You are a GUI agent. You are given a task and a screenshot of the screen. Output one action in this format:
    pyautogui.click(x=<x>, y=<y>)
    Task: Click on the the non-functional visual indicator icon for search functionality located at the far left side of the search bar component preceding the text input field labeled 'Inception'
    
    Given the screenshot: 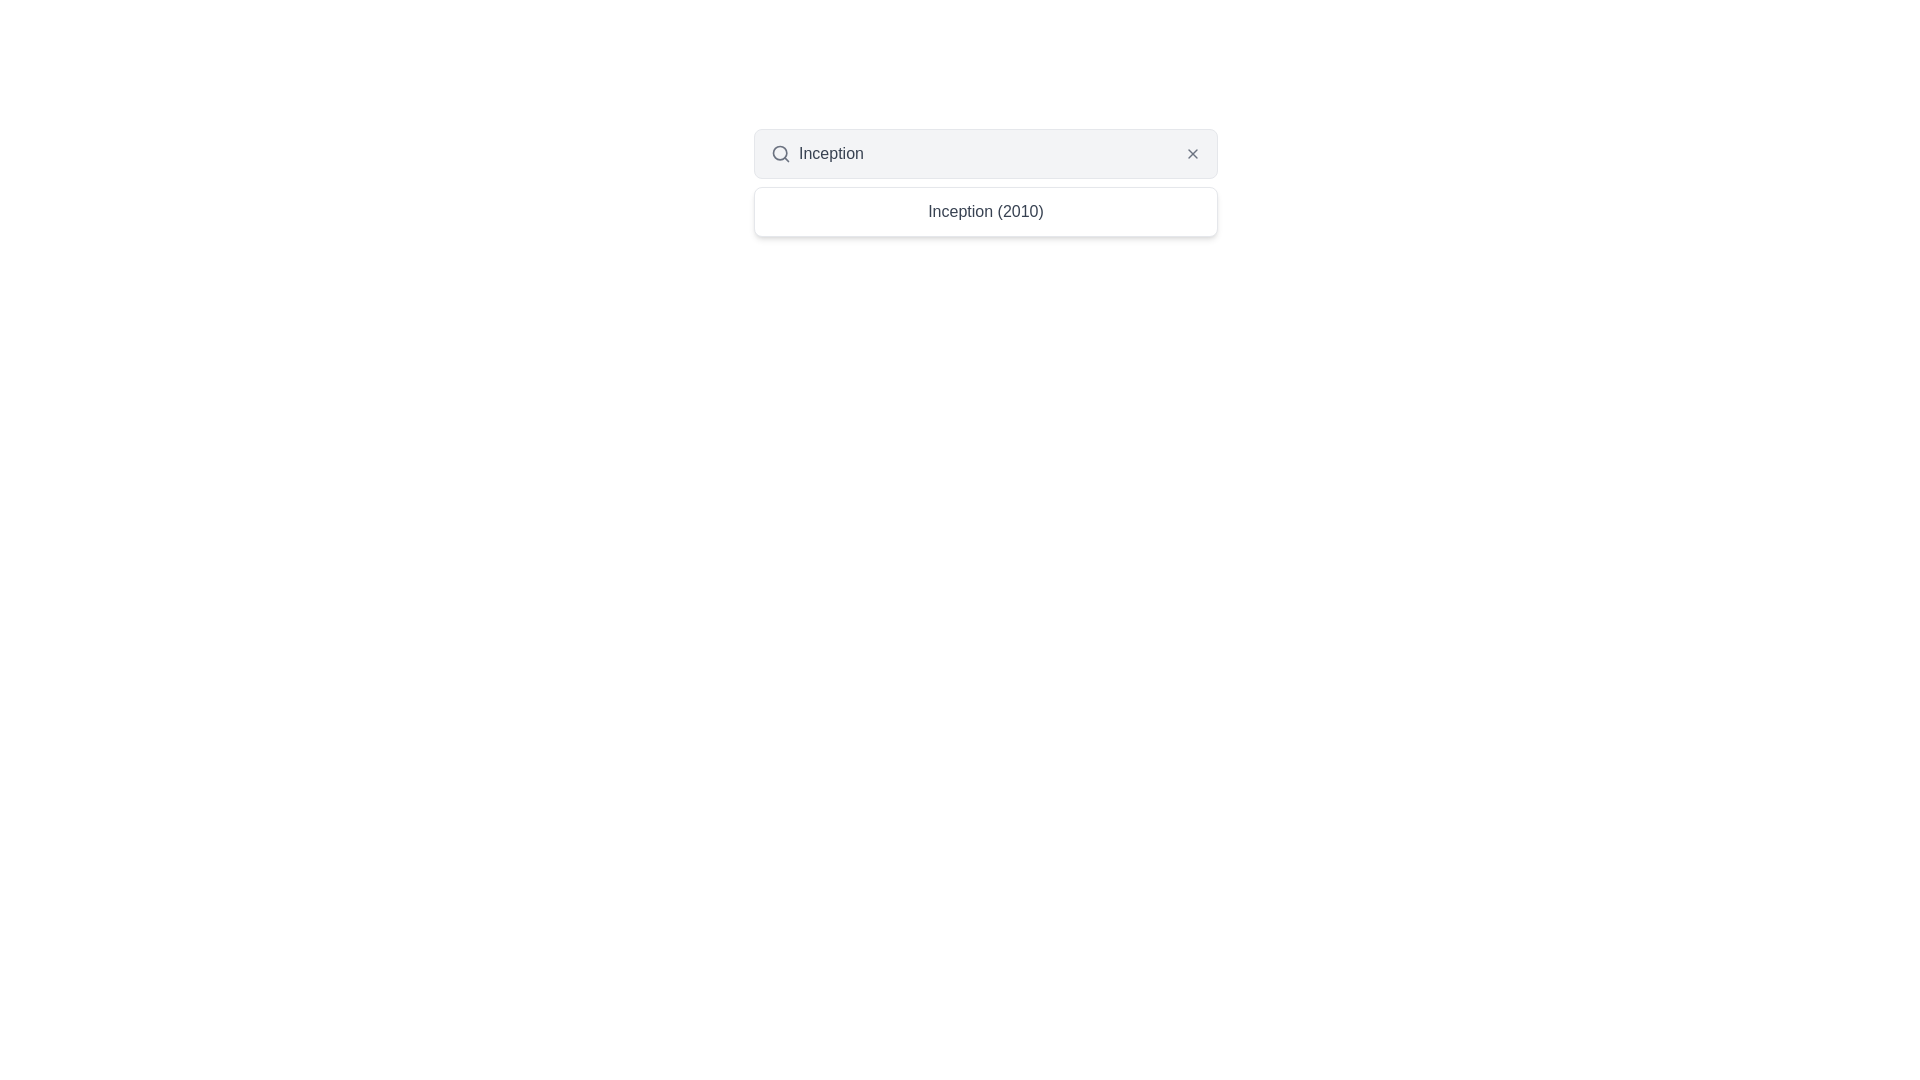 What is the action you would take?
    pyautogui.click(x=780, y=153)
    